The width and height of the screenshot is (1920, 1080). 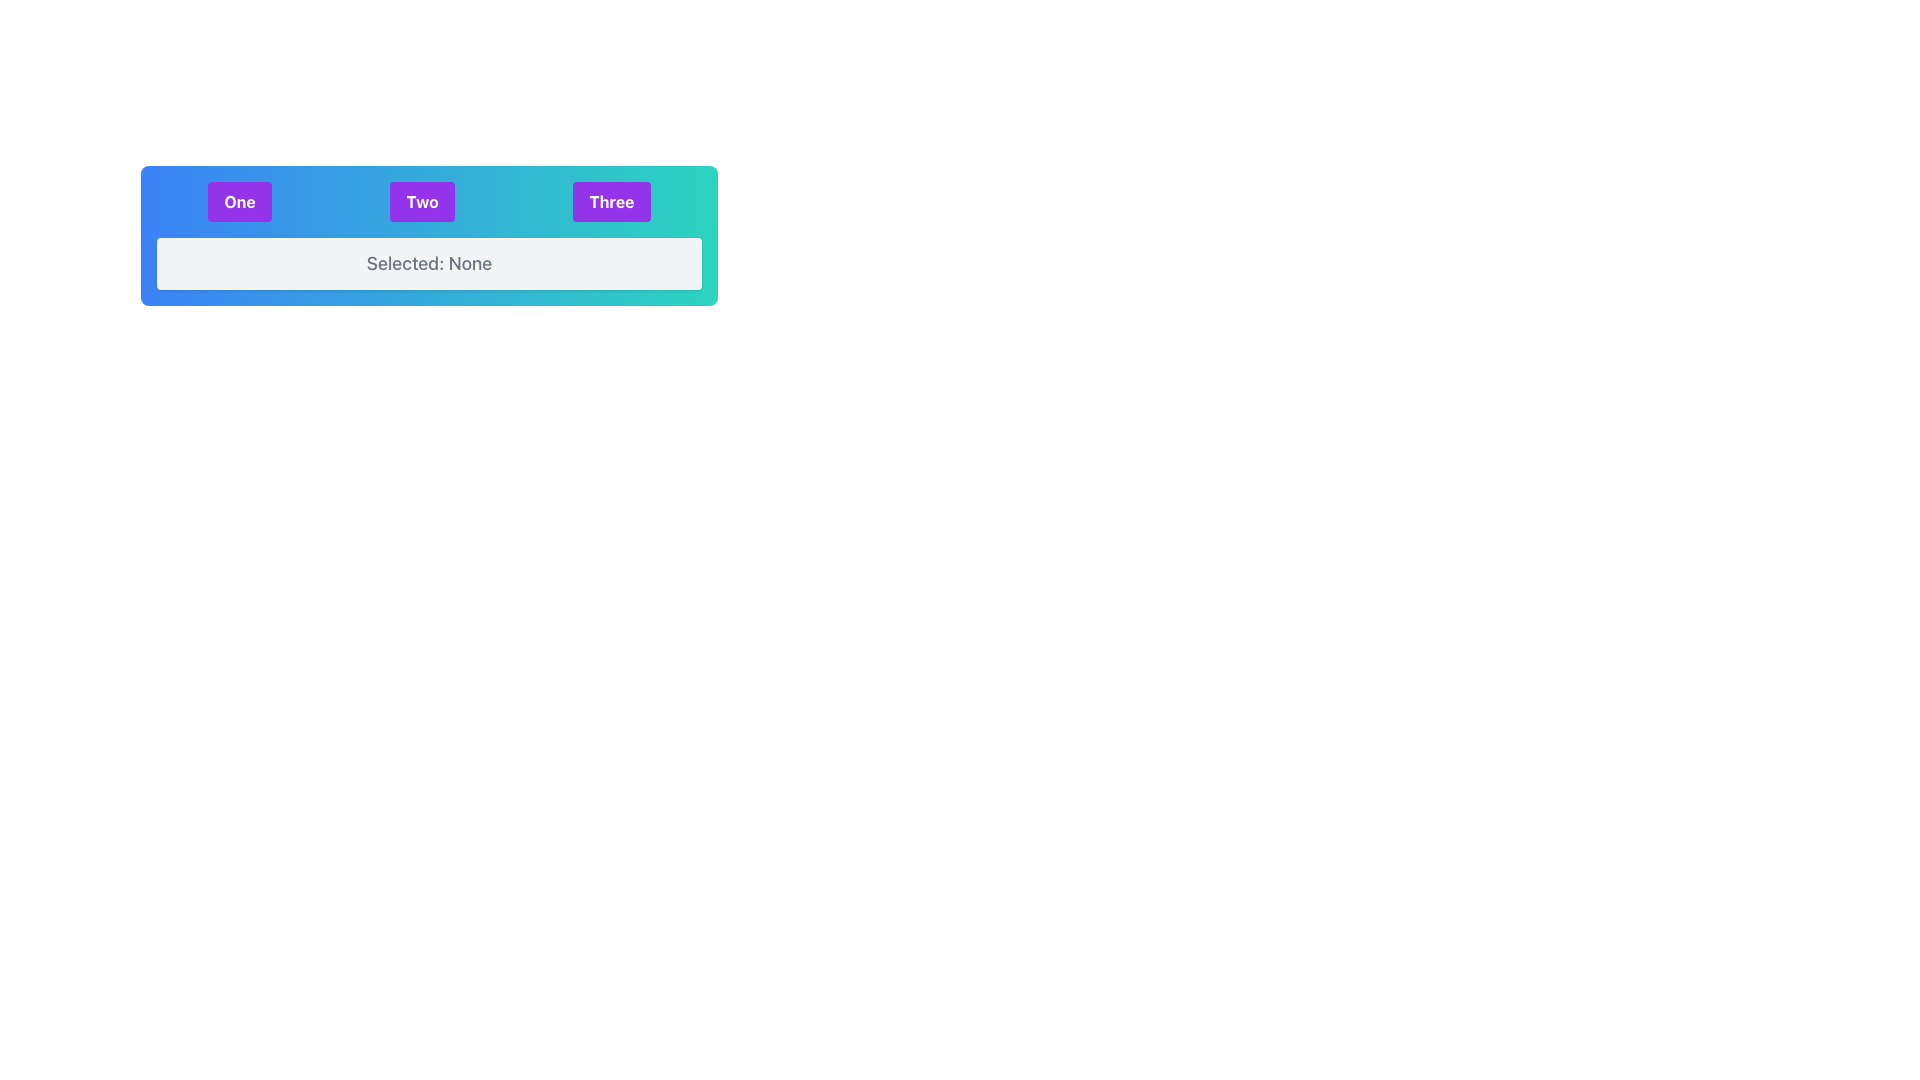 I want to click on the button labeled 'One', so click(x=240, y=201).